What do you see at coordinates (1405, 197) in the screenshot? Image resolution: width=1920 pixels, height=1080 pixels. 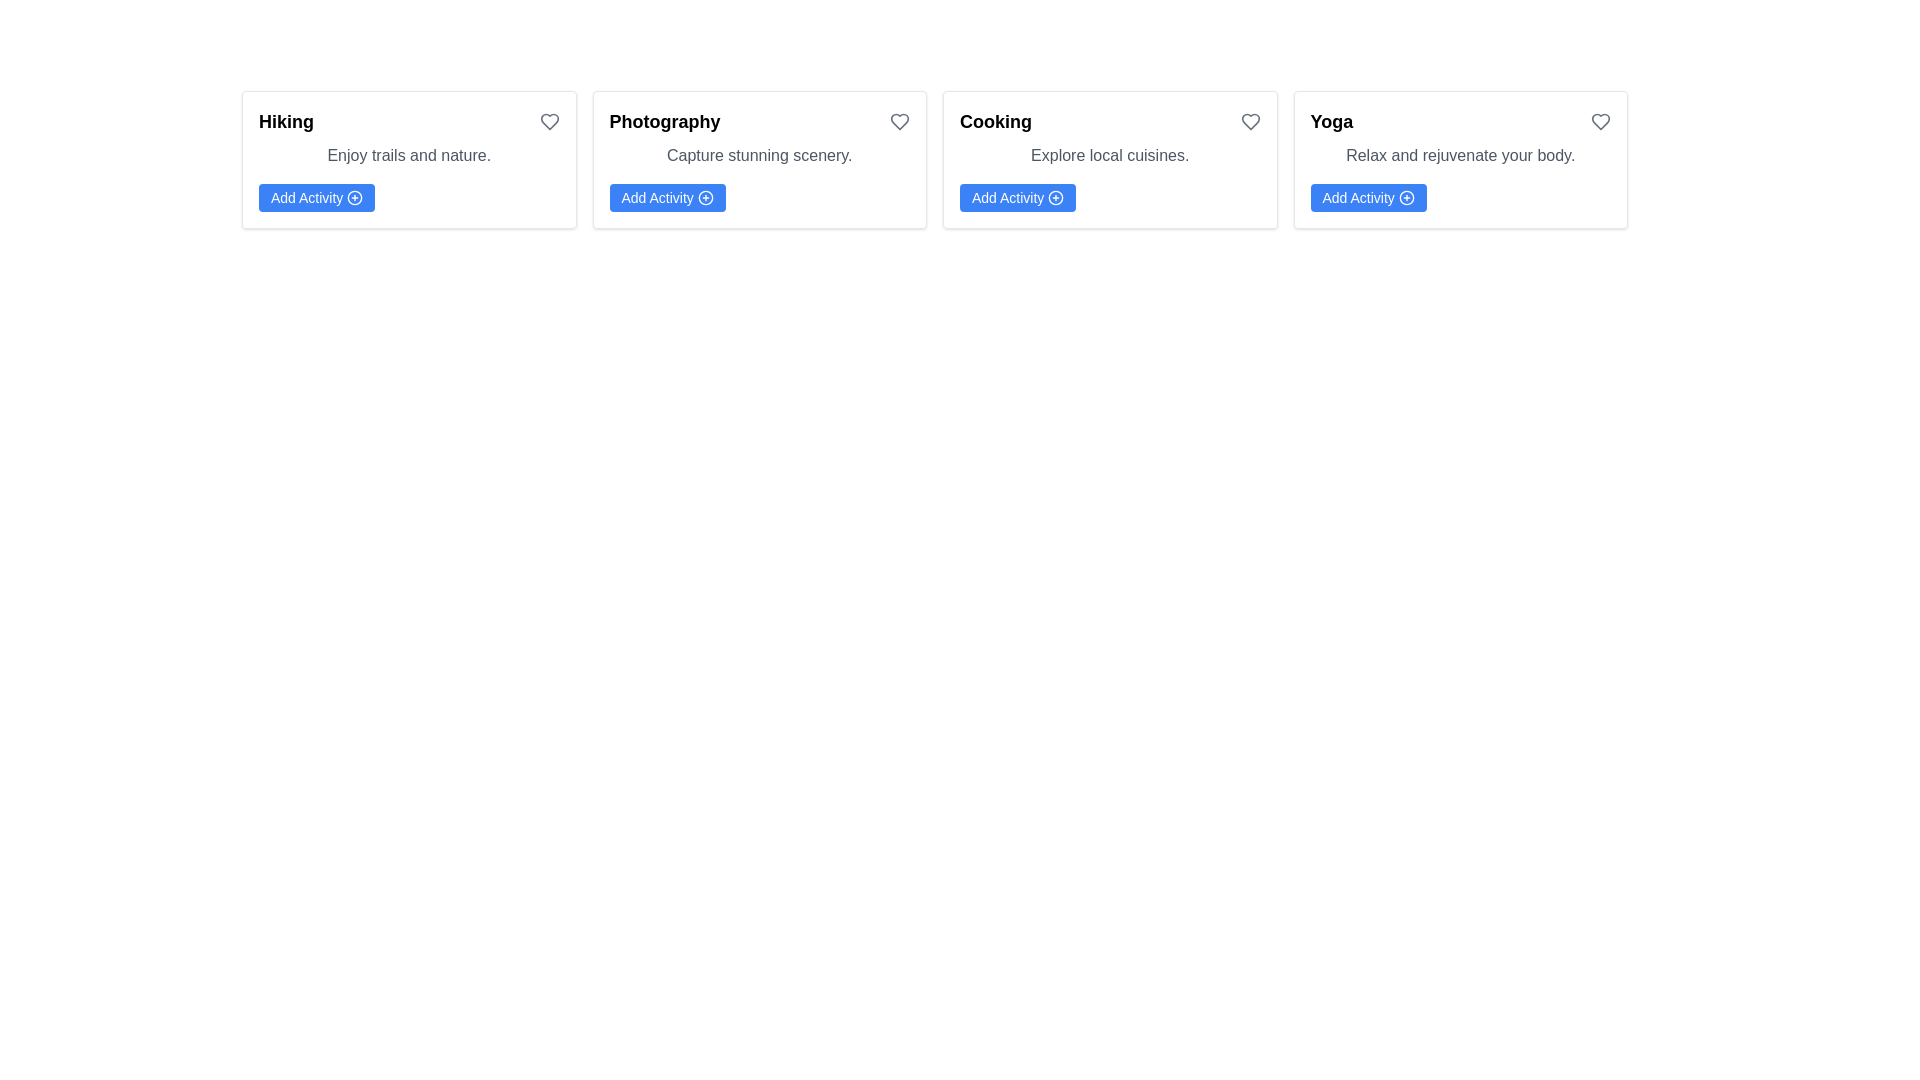 I see `the central circular component of the plus sign located in the 'Add Activity' button on the 'Yoga' card, the fourth card from the left` at bounding box center [1405, 197].